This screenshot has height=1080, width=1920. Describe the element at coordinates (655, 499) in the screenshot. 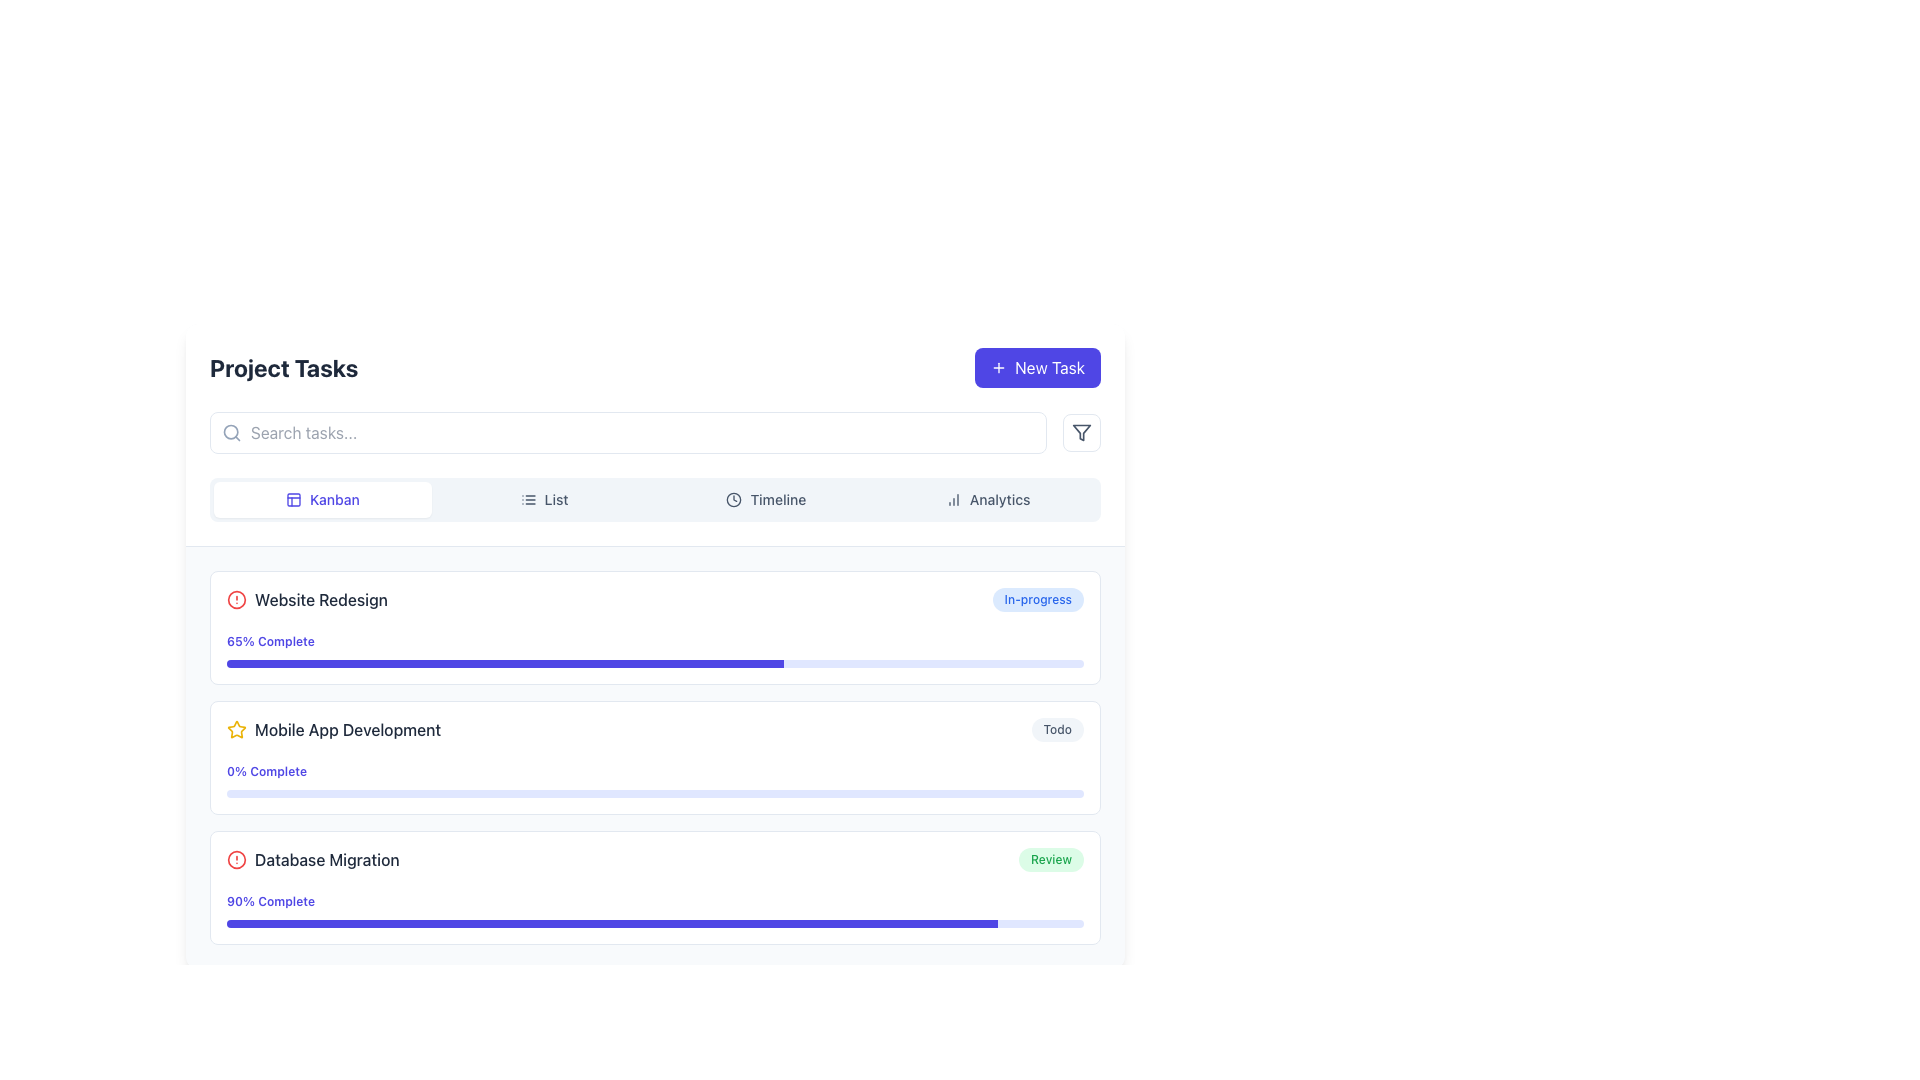

I see `the third interactive segment button of the navigation bar located near the top center of the interface, which allows navigation between different views such as 'Kanban', 'List', 'Timeline', and 'Analytics'` at that location.